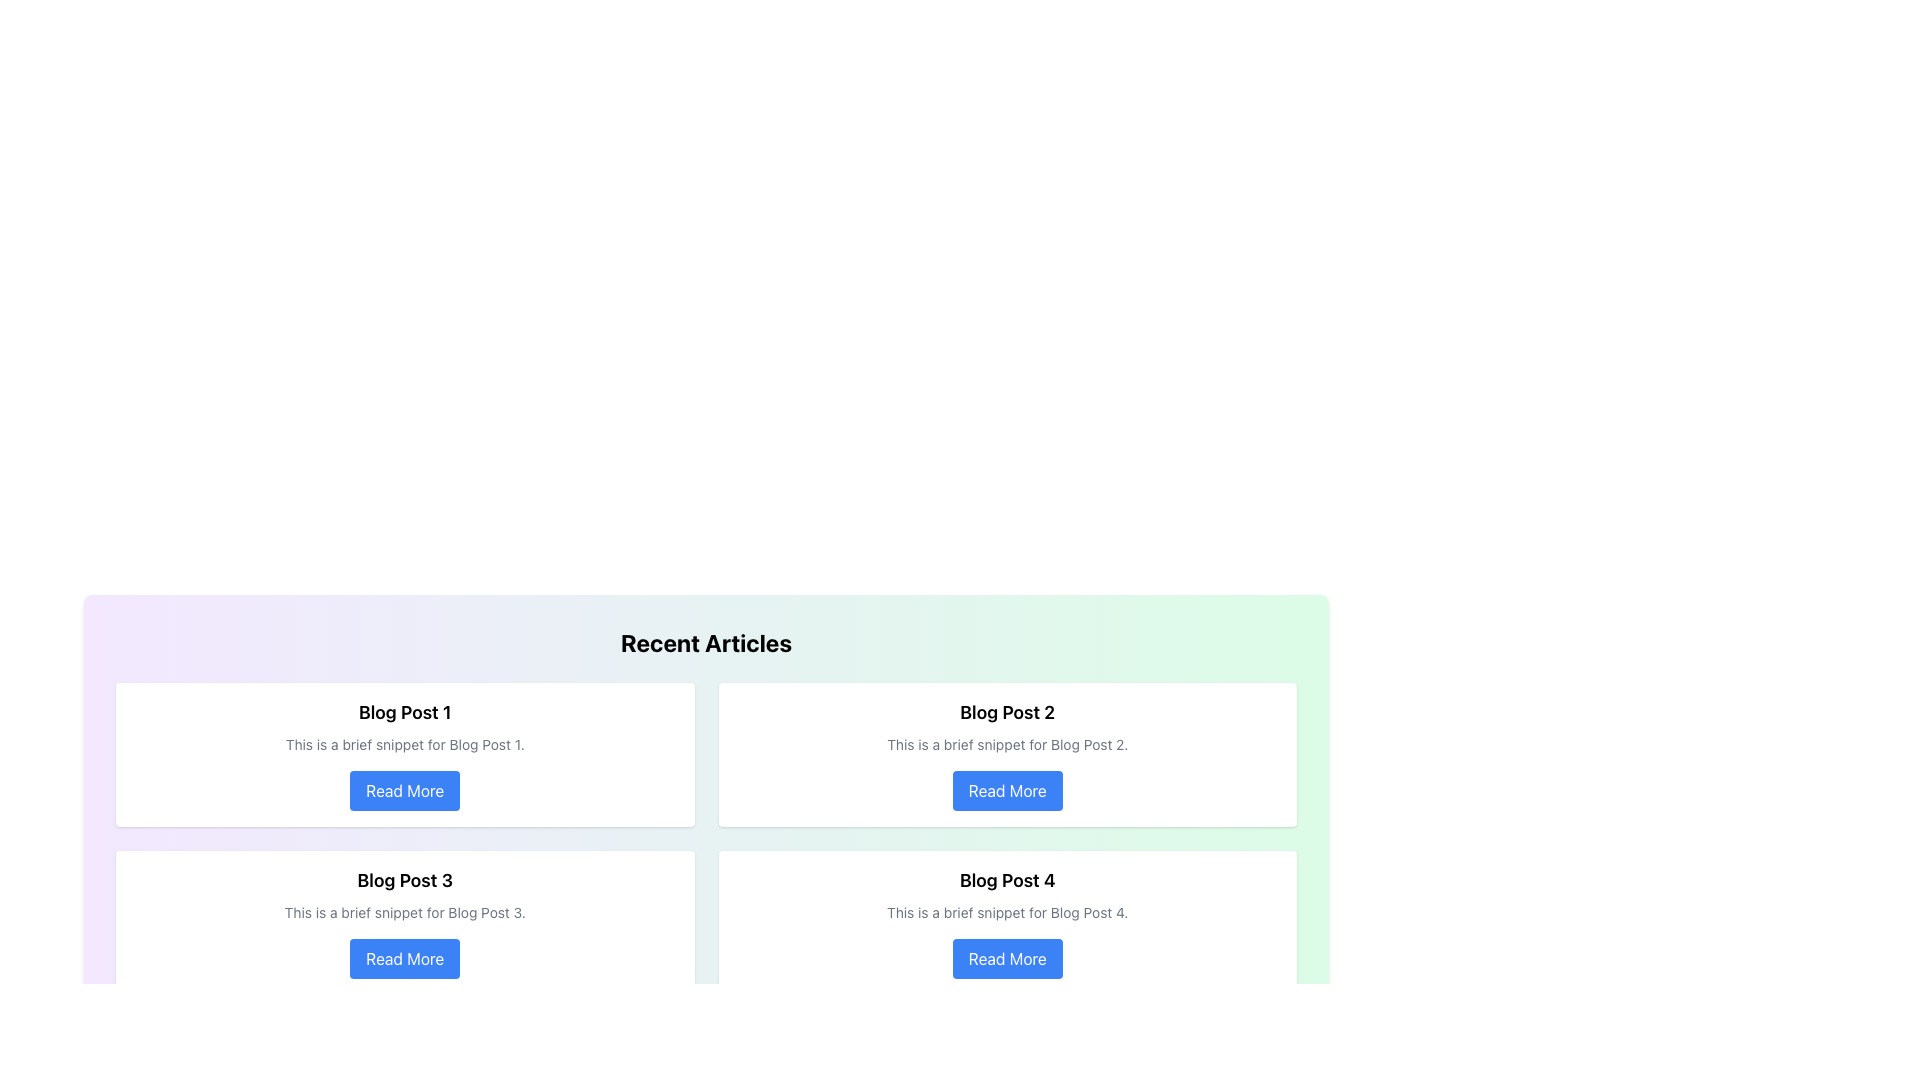 The width and height of the screenshot is (1920, 1080). Describe the element at coordinates (404, 958) in the screenshot. I see `the 'Read More' button located in the 'Blog Post 3' section` at that location.